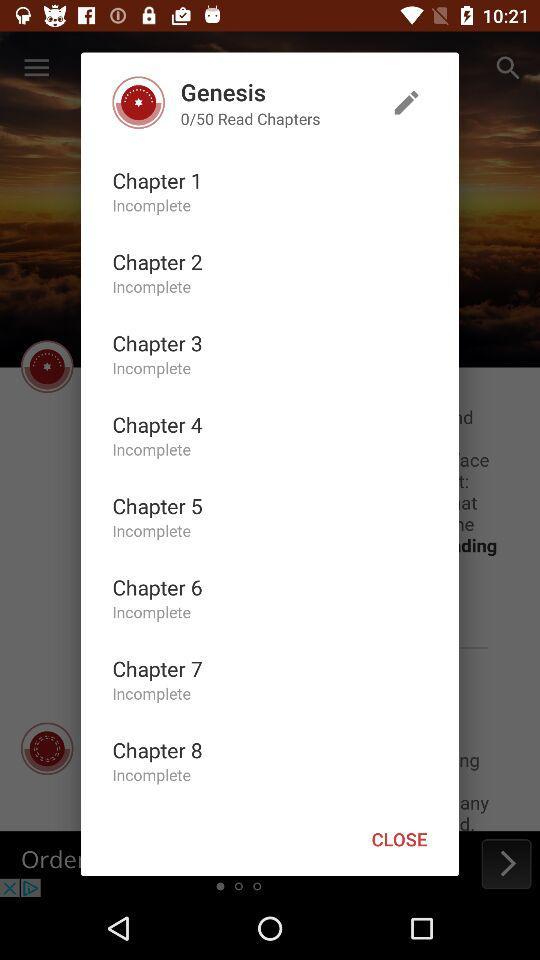 The width and height of the screenshot is (540, 960). I want to click on the chapter 4 icon, so click(156, 424).